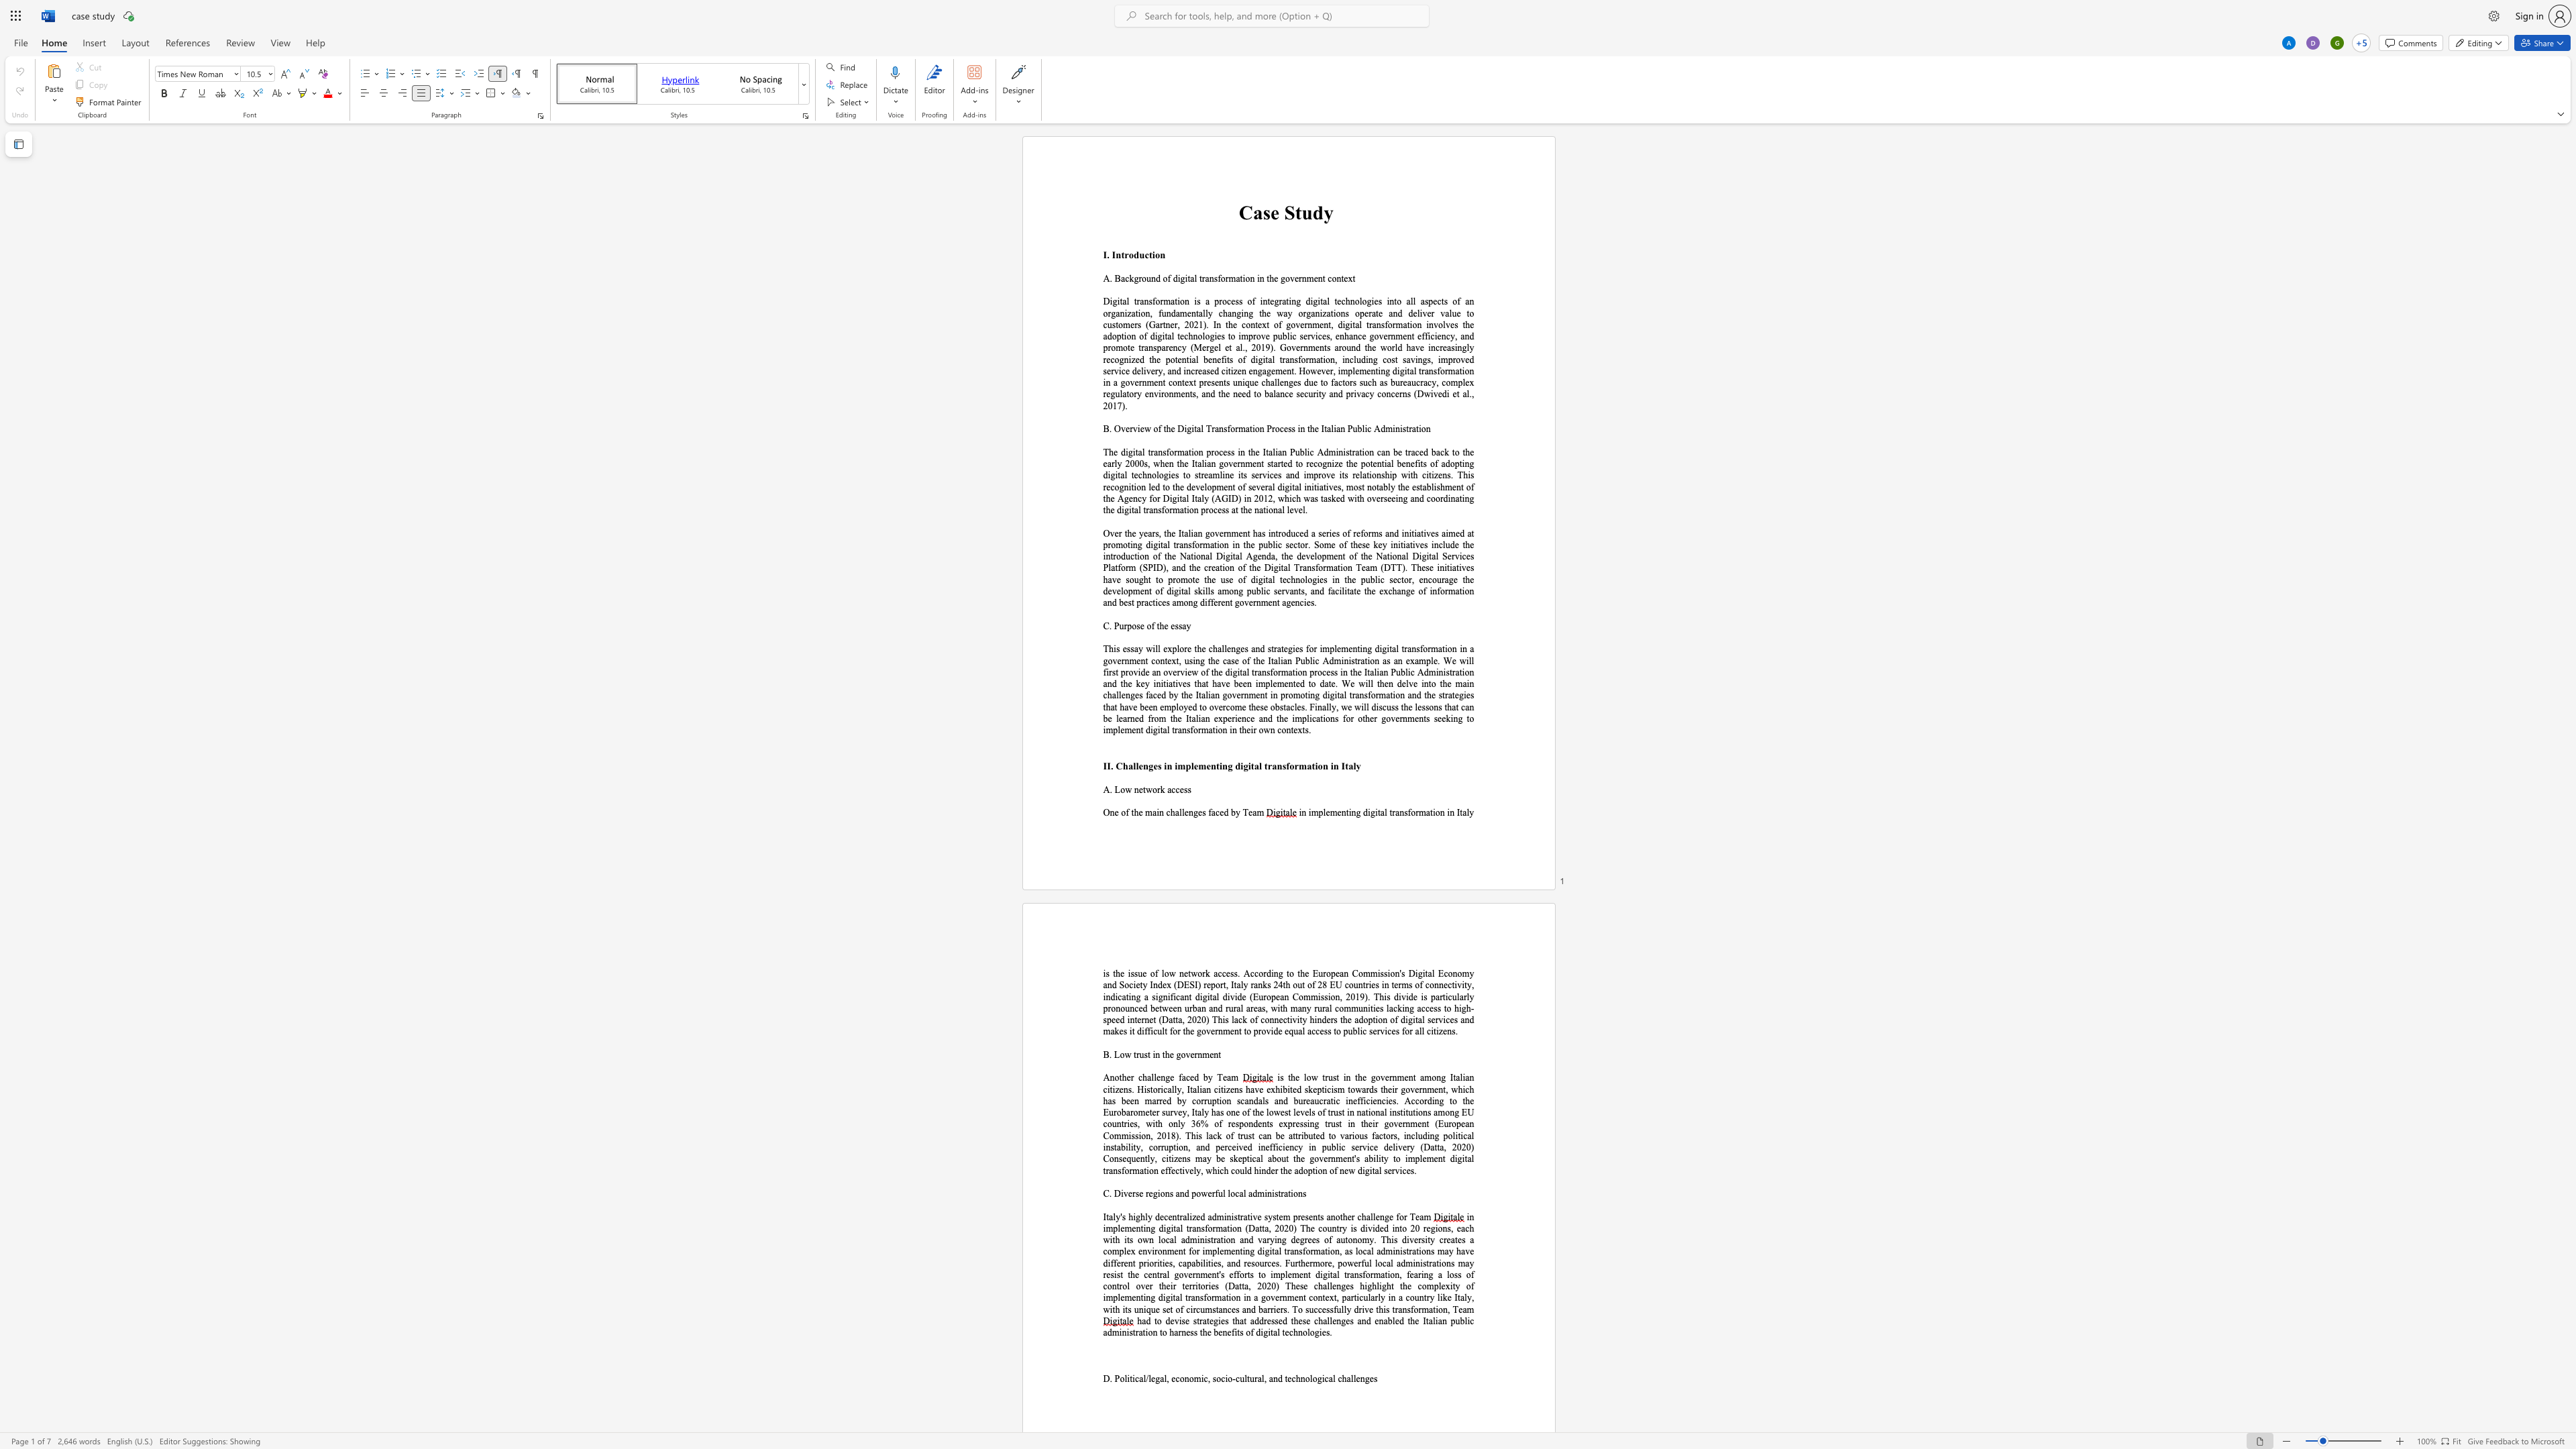  What do you see at coordinates (1205, 1018) in the screenshot?
I see `the space between the continuous character "0" and ")" in the text` at bounding box center [1205, 1018].